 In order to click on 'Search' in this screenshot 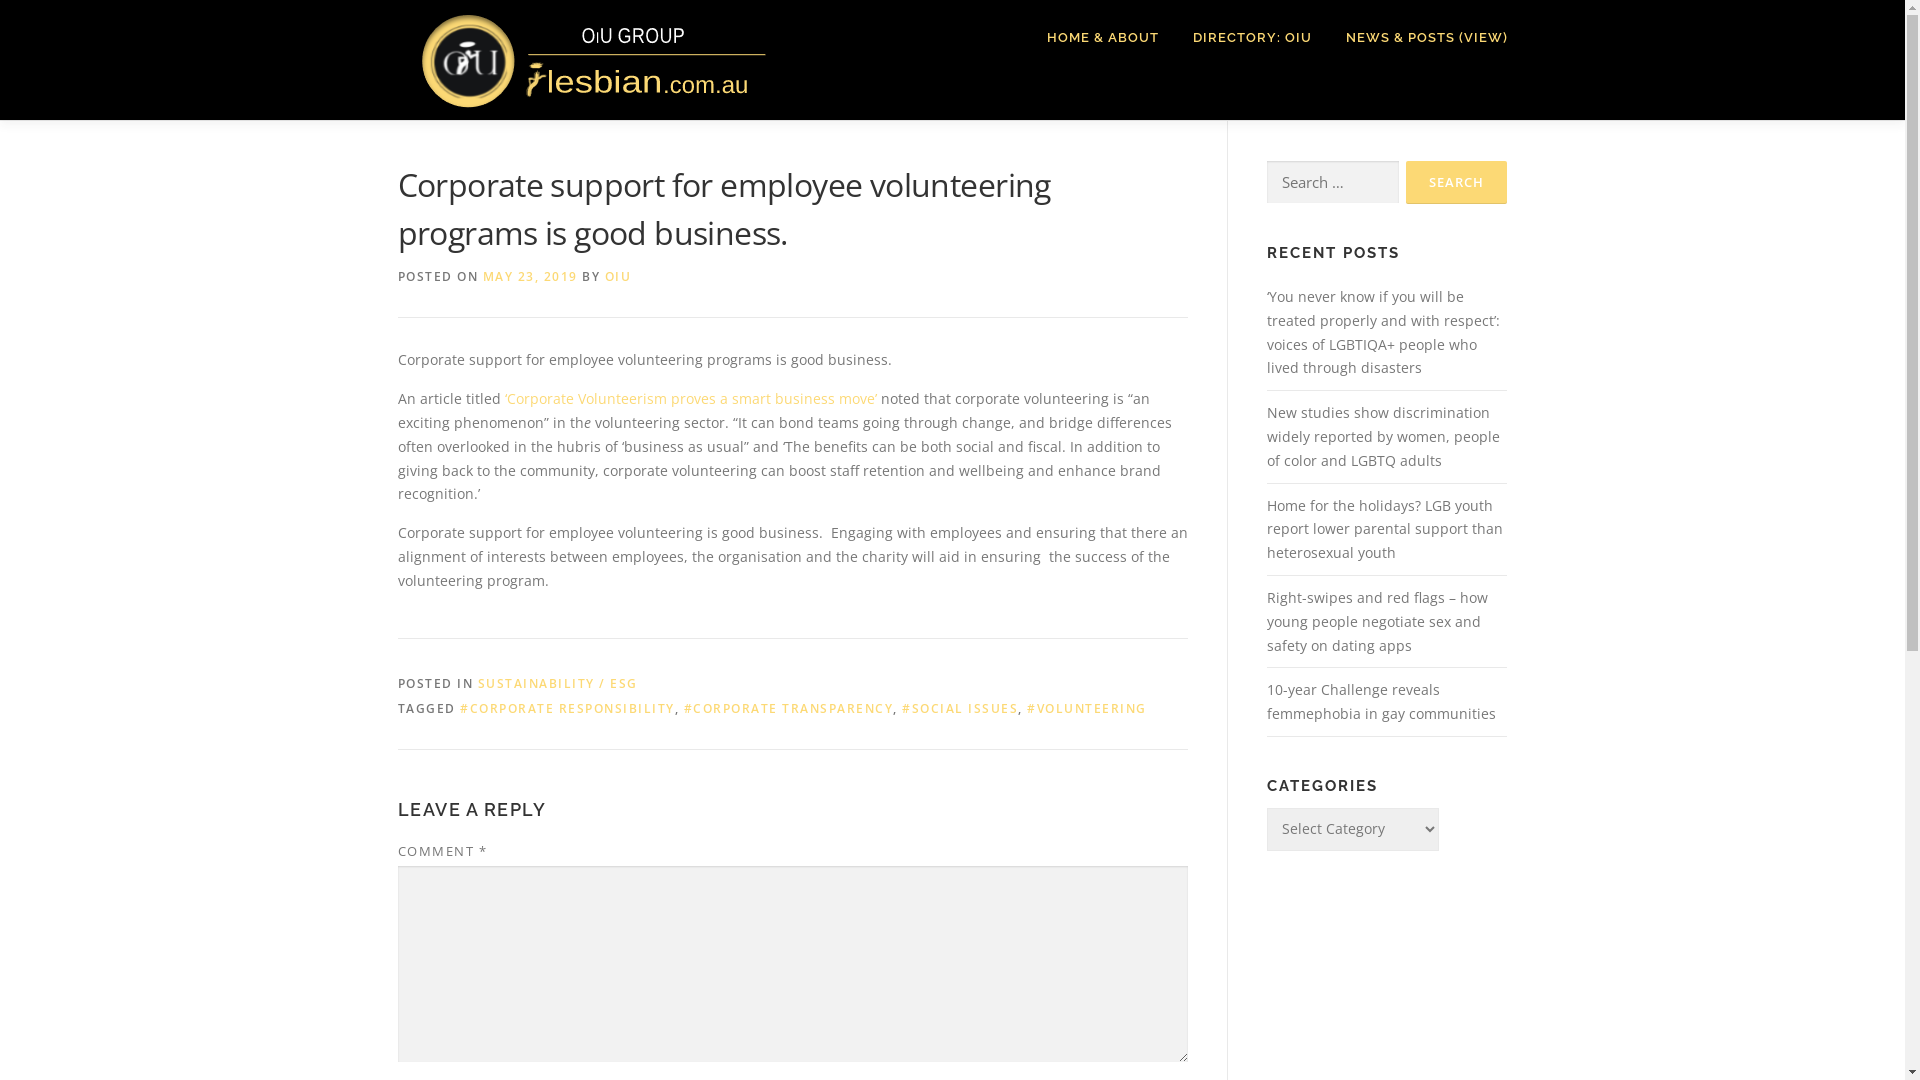, I will do `click(1405, 182)`.